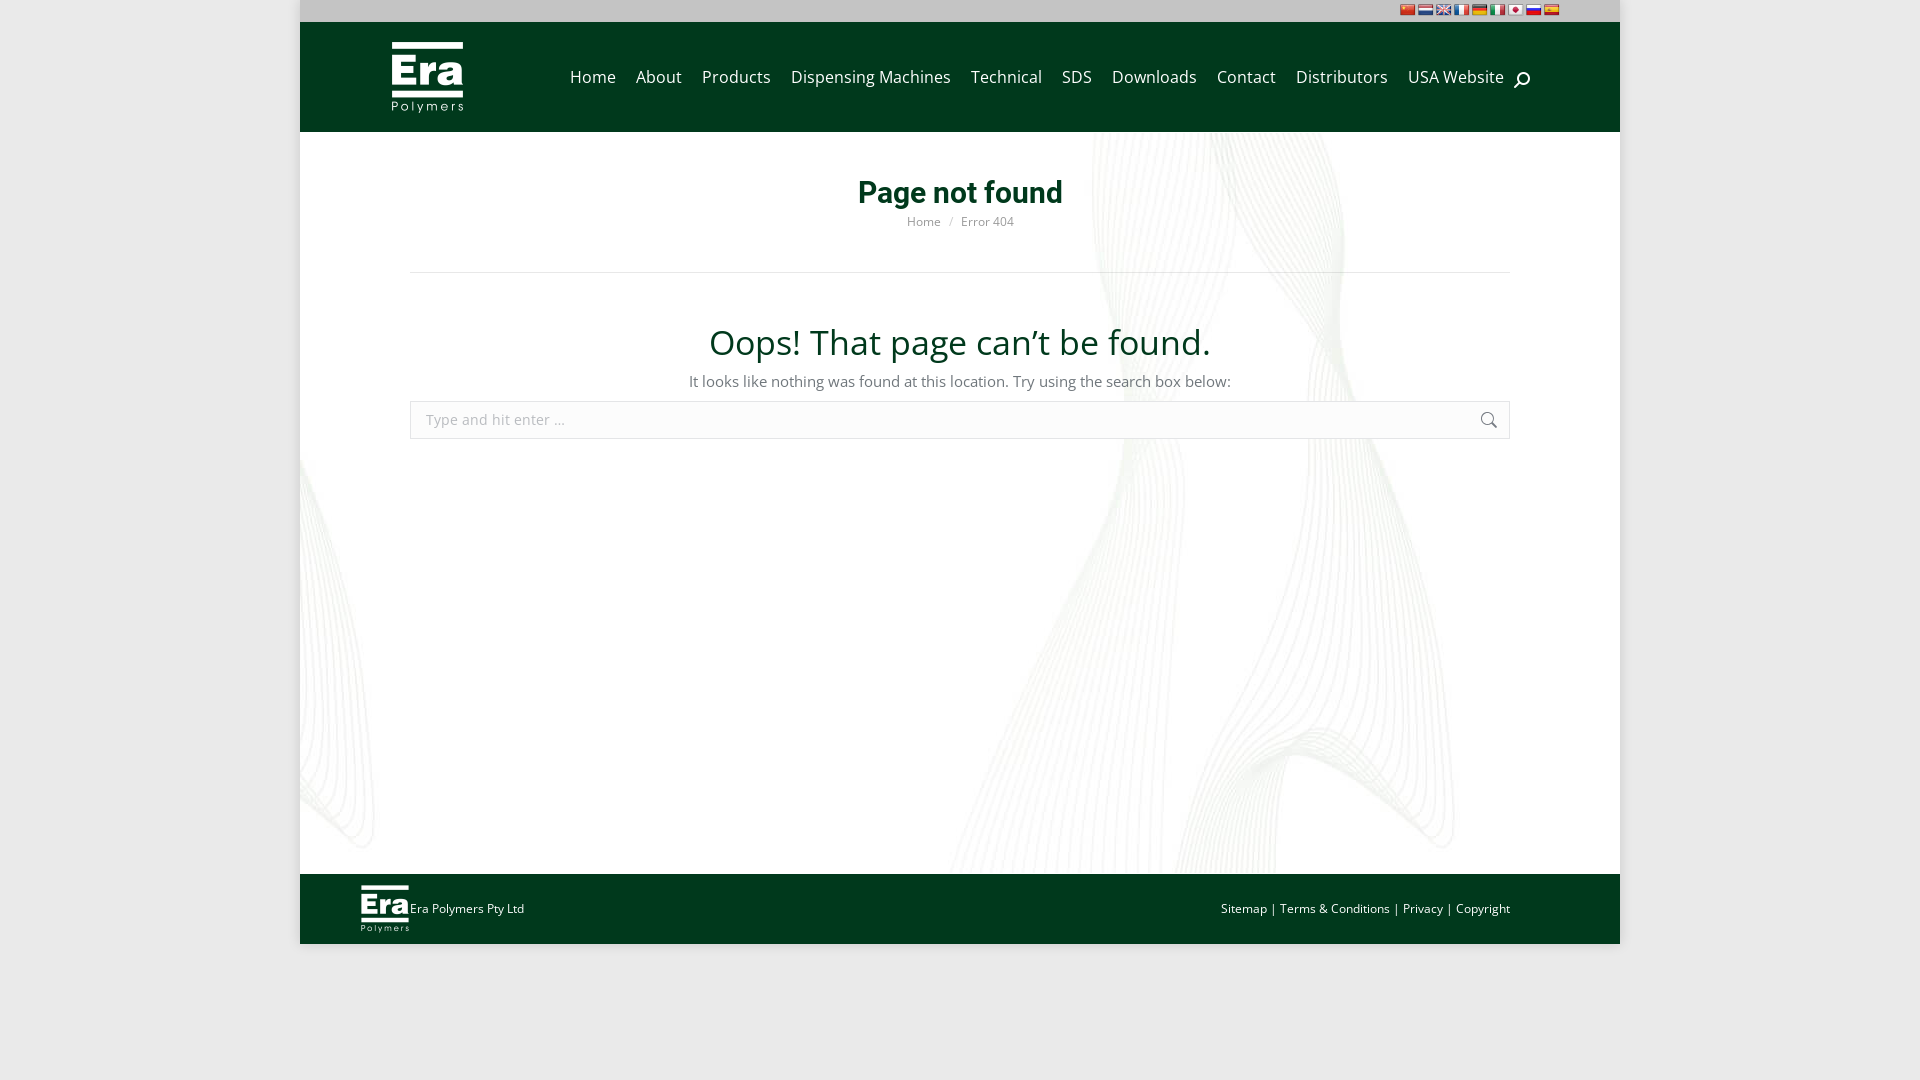 This screenshot has height=1080, width=1920. I want to click on 'Dutch', so click(1424, 10).